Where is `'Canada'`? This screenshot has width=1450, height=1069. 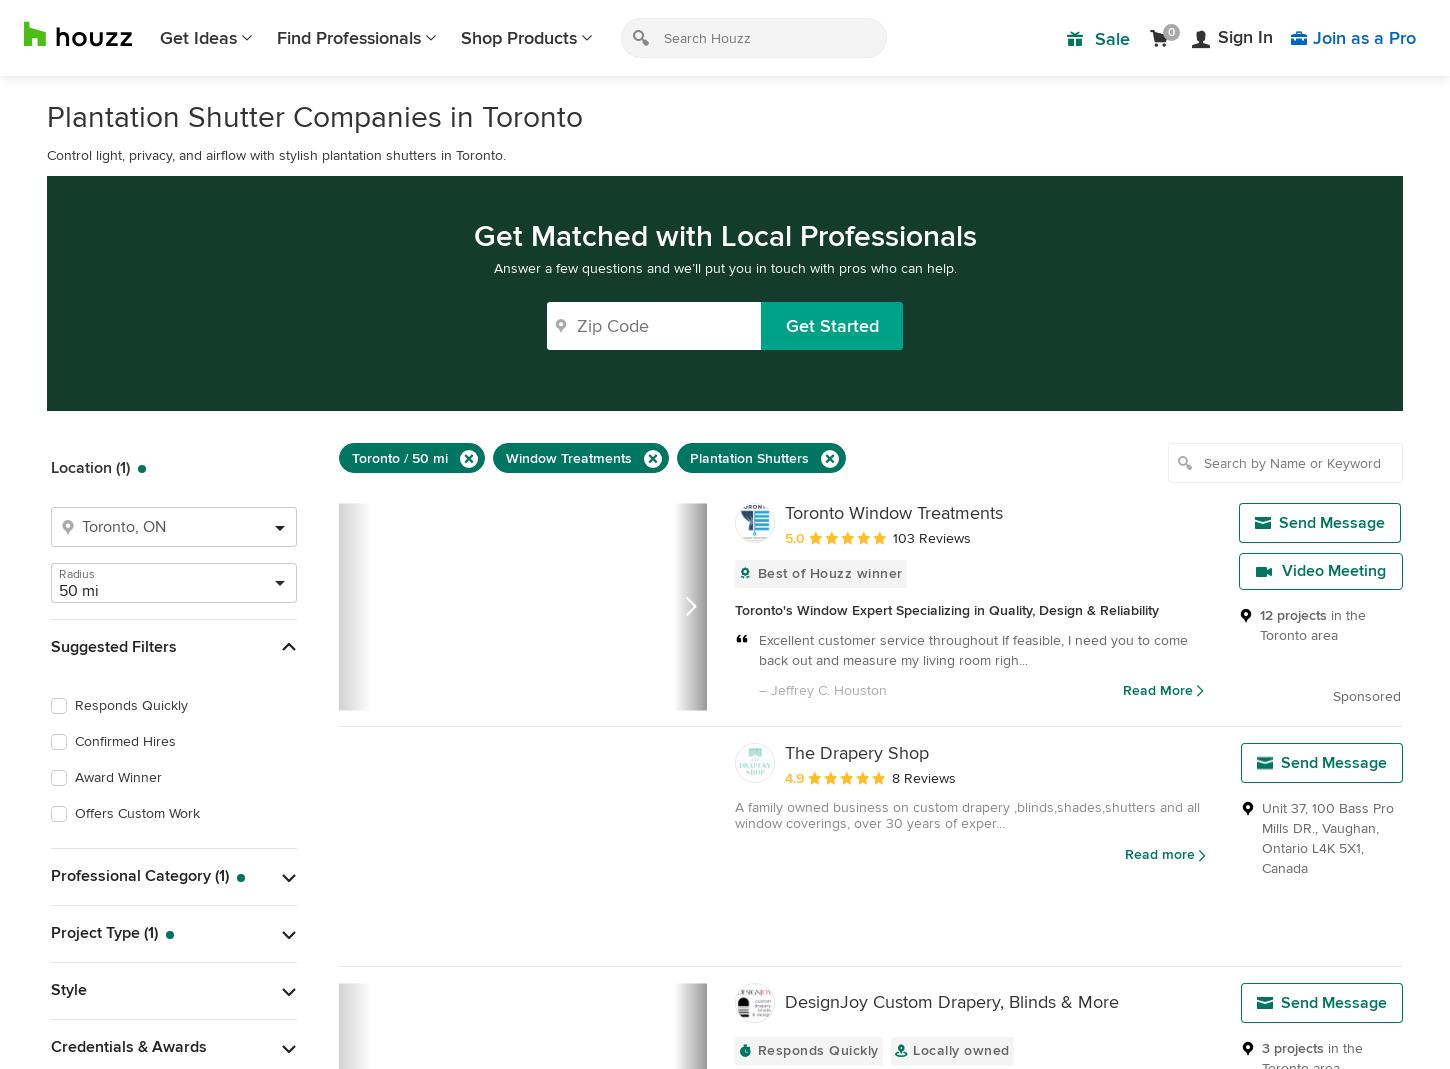
'Canada' is located at coordinates (1284, 867).